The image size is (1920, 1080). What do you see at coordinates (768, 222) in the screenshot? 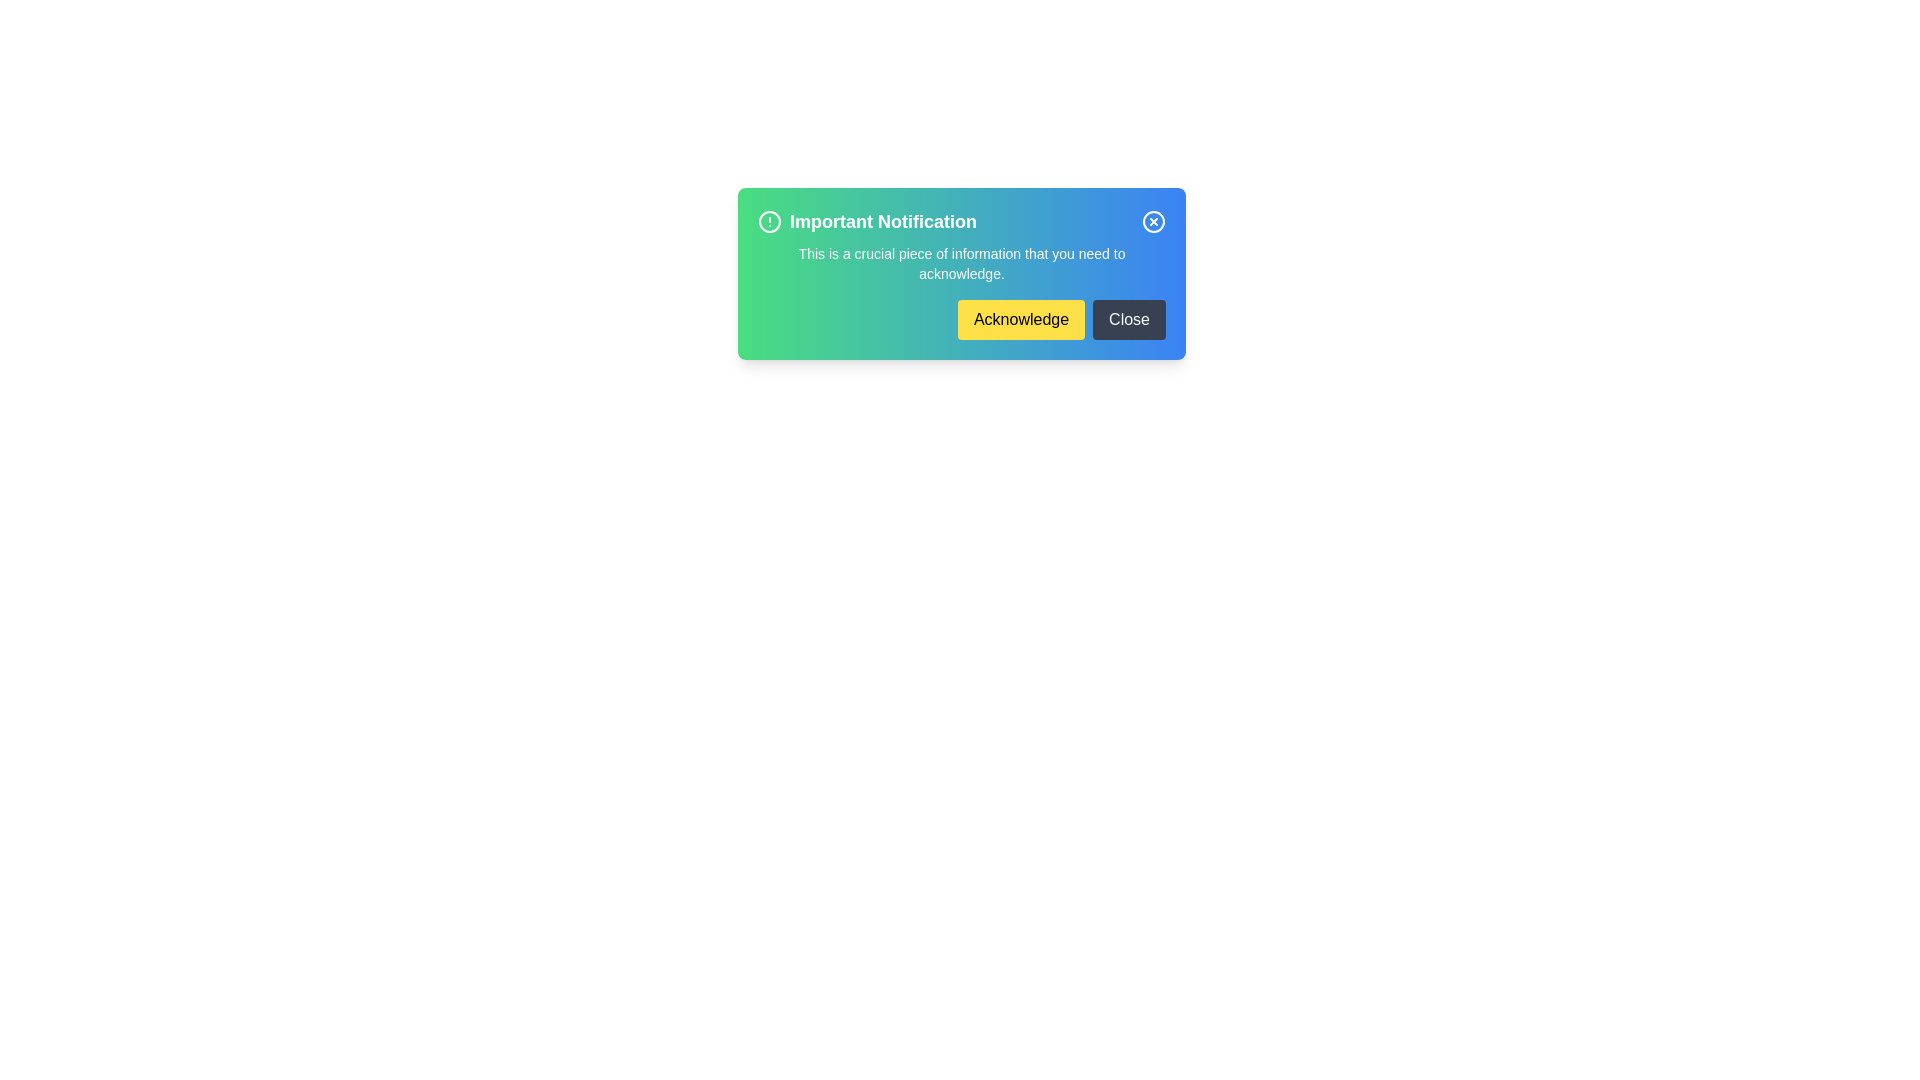
I see `the circular outline SVG element located in the top-left corner of the notification box, which has a 10-unit radius and no visible fill` at bounding box center [768, 222].